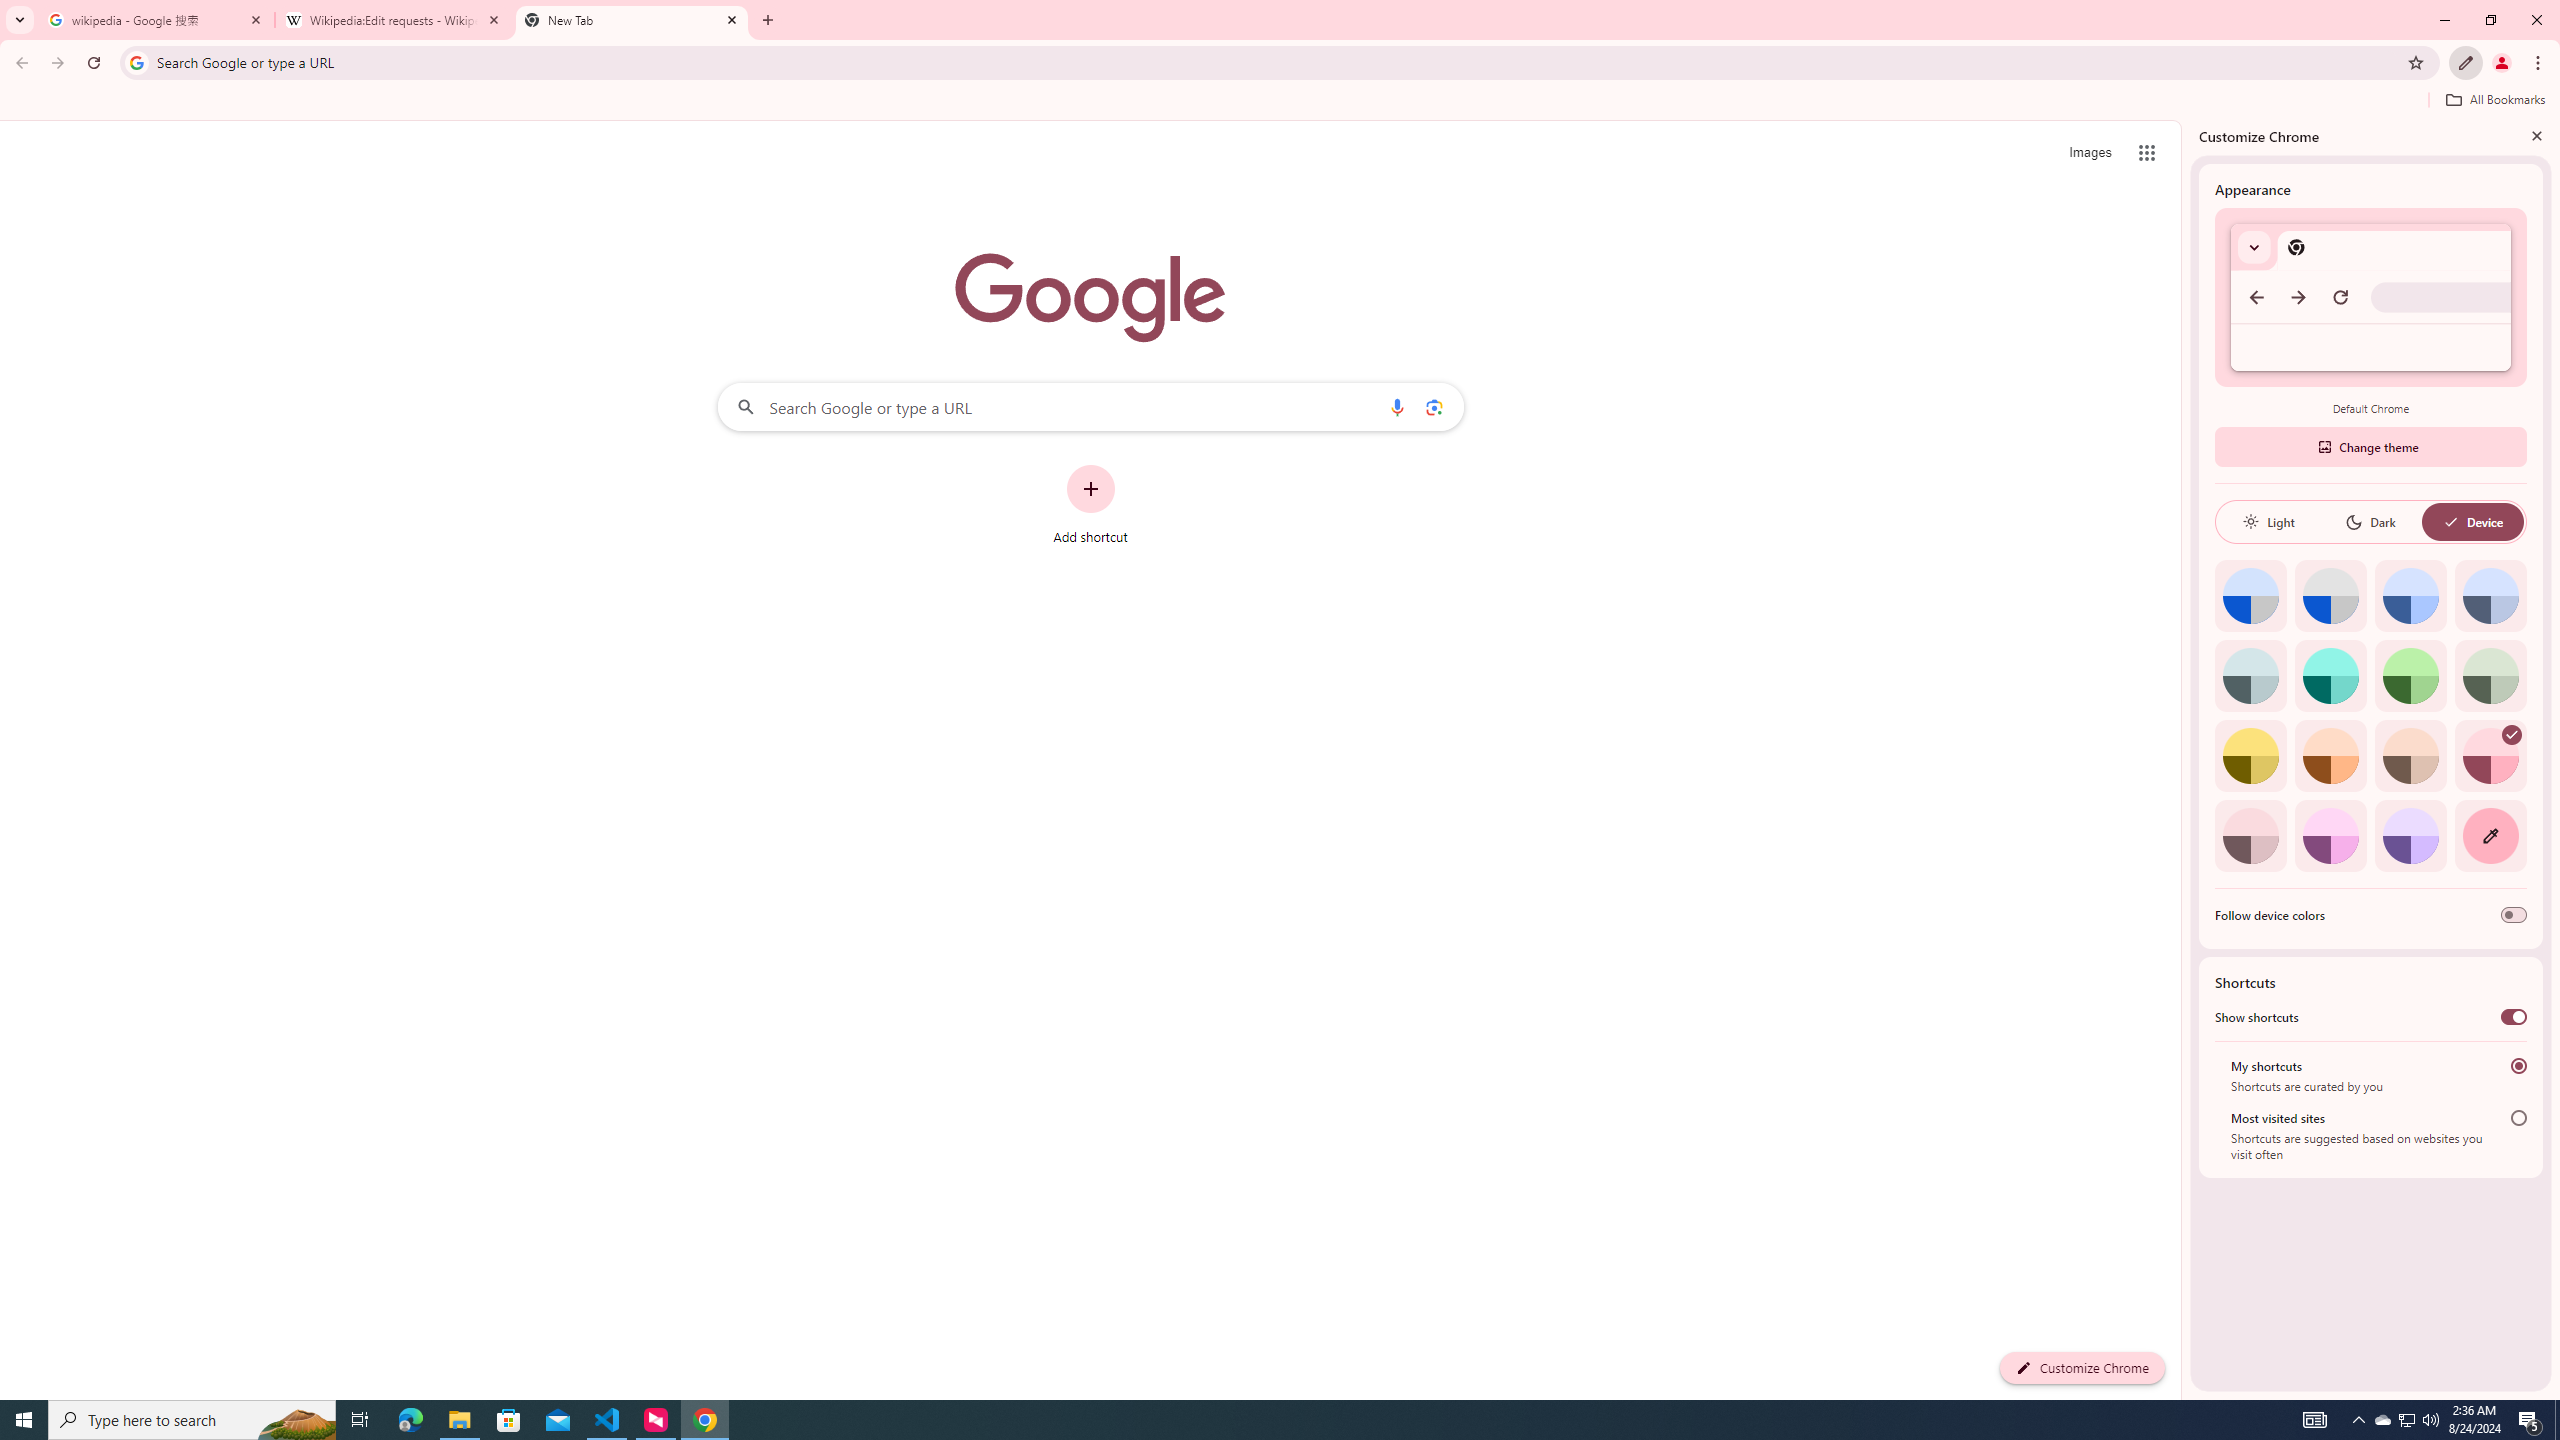  What do you see at coordinates (2490, 595) in the screenshot?
I see `'Cool grey'` at bounding box center [2490, 595].